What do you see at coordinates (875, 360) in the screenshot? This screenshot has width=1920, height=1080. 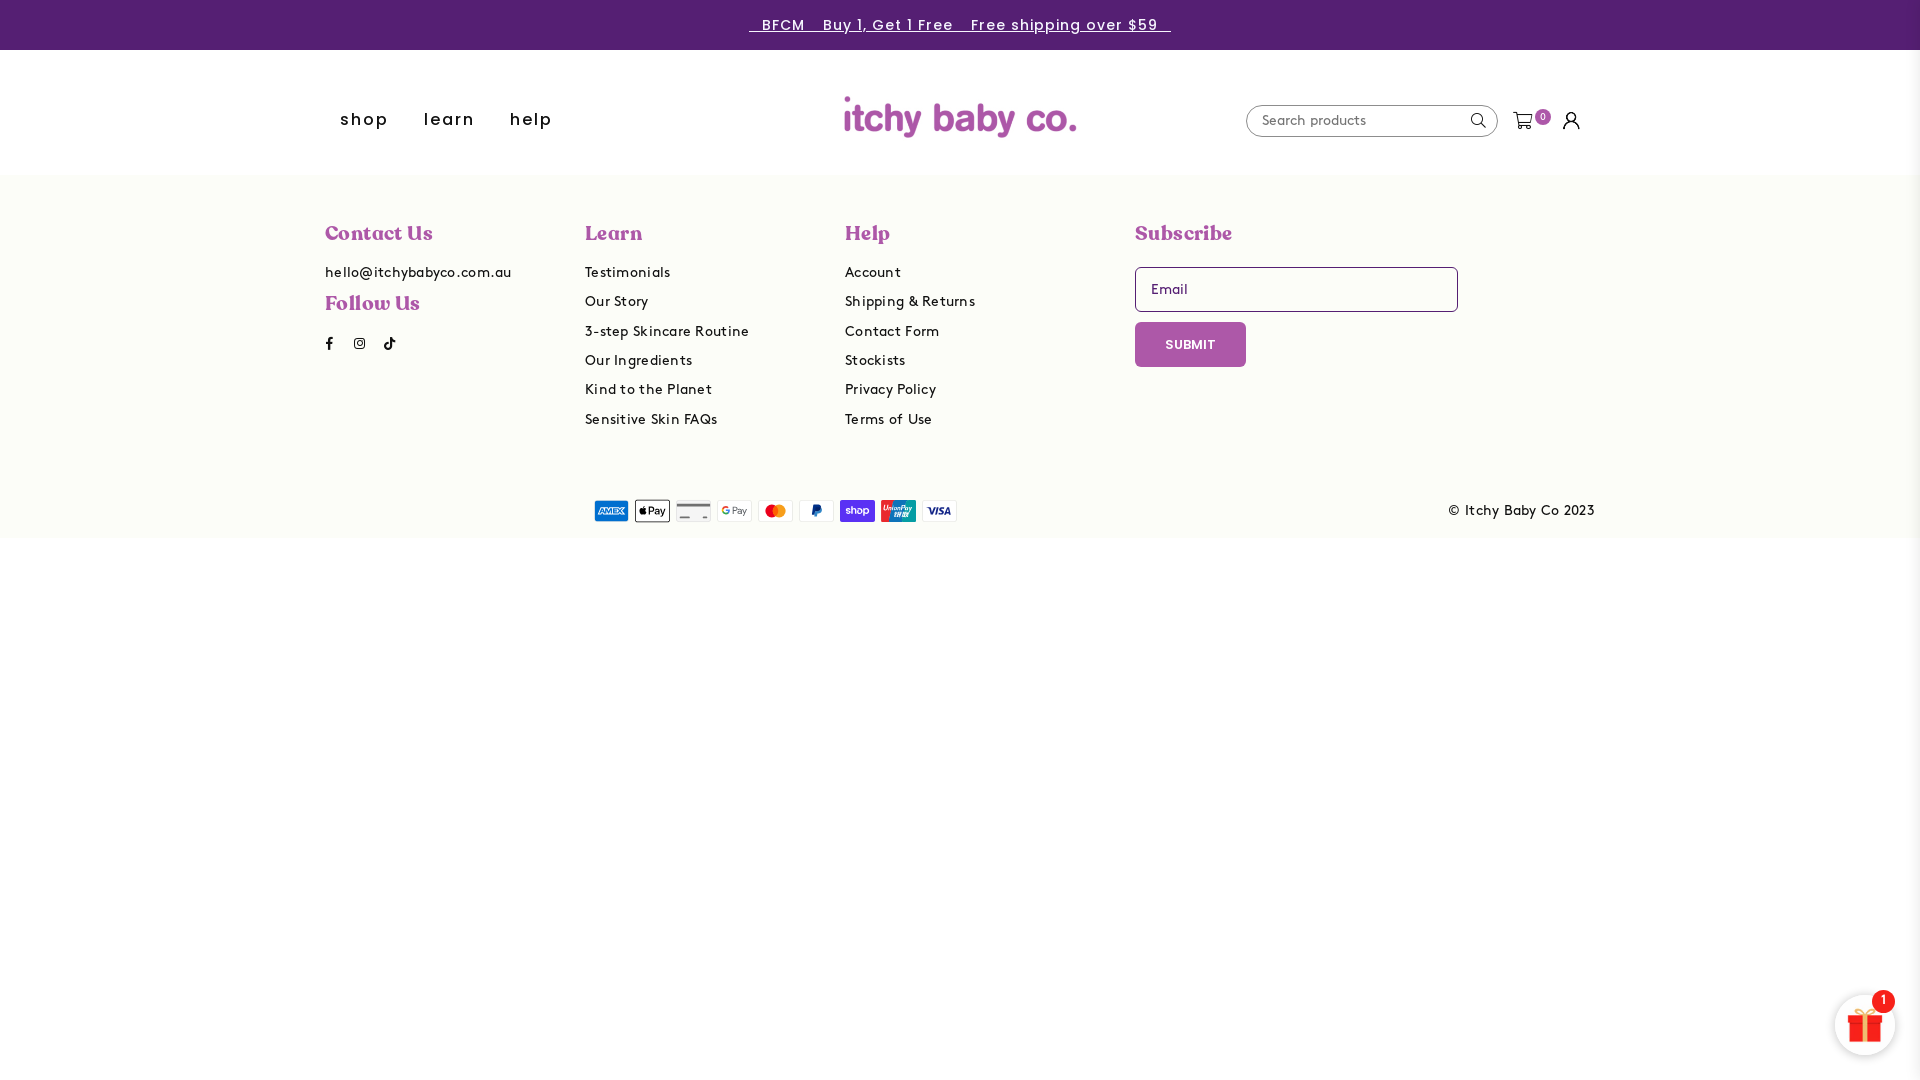 I see `'Stockists'` at bounding box center [875, 360].